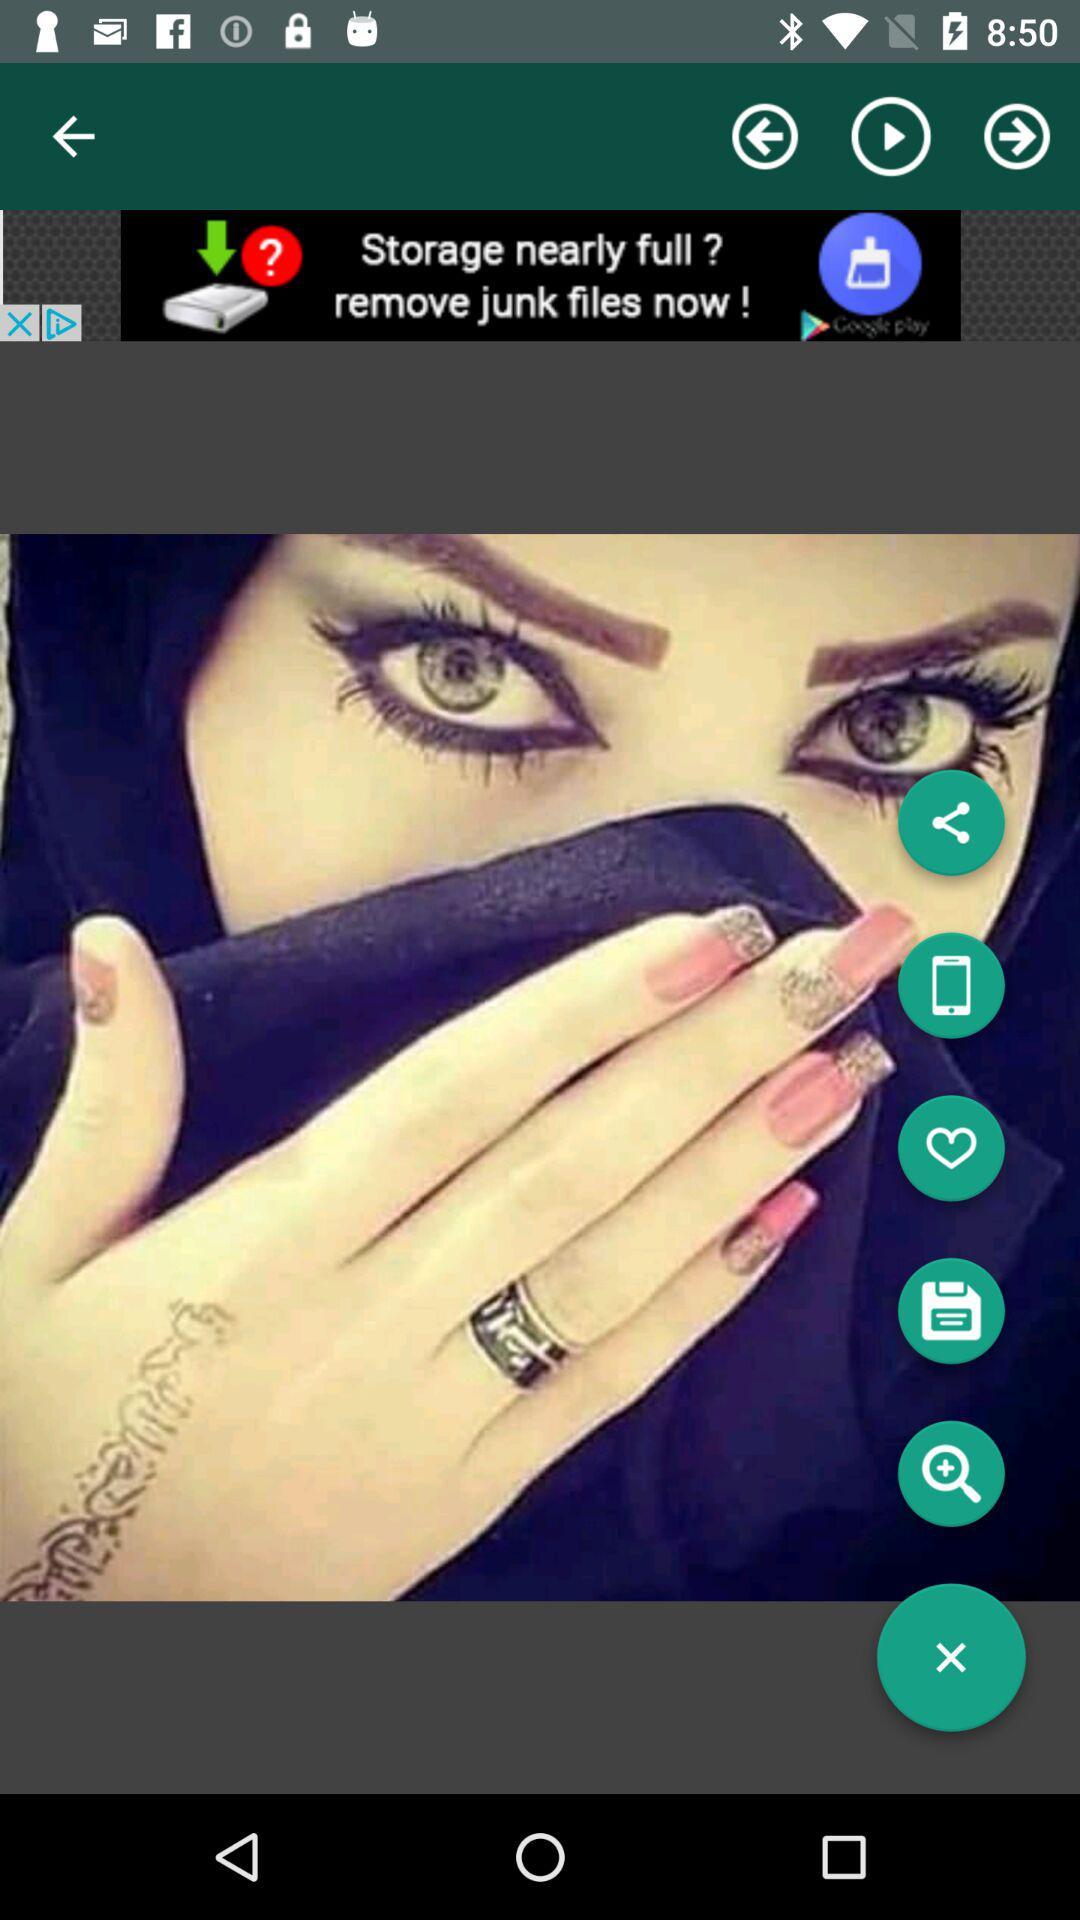  I want to click on the favorite icon, so click(950, 1156).